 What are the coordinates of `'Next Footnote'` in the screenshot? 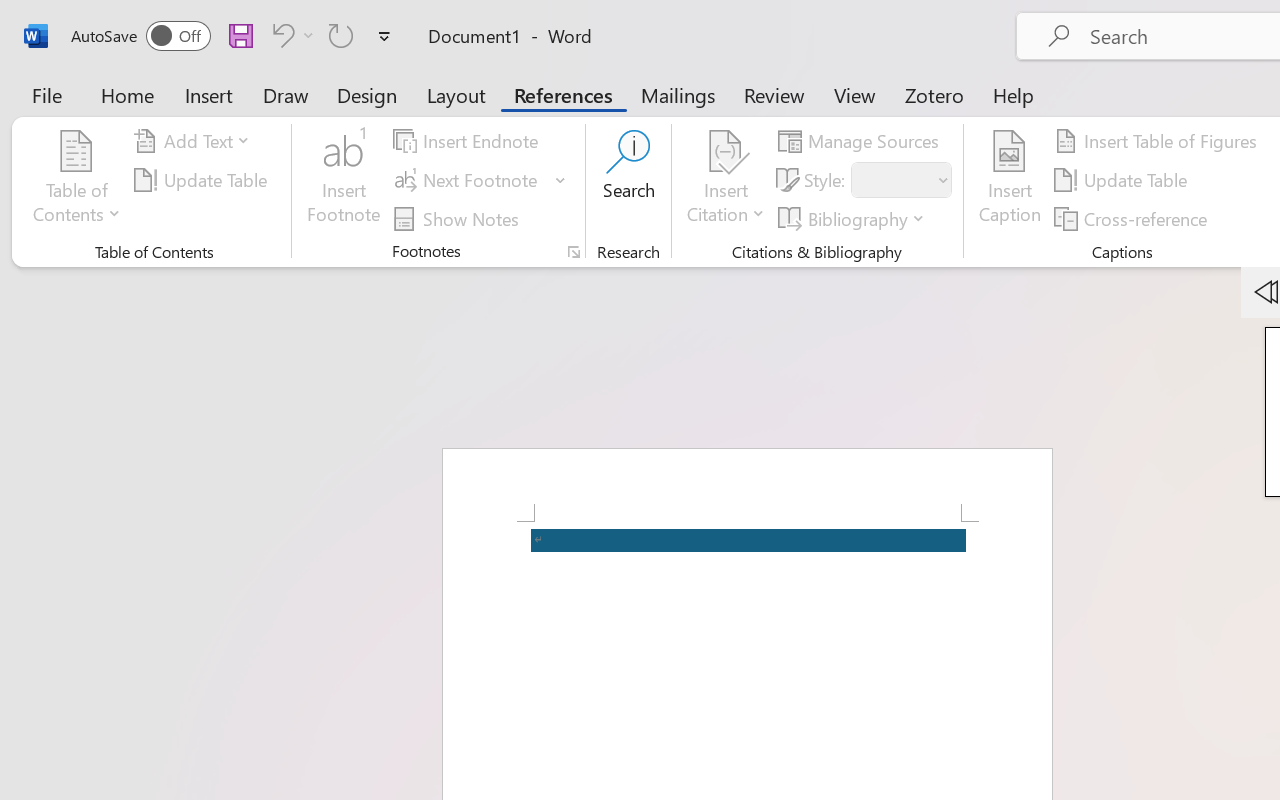 It's located at (480, 179).